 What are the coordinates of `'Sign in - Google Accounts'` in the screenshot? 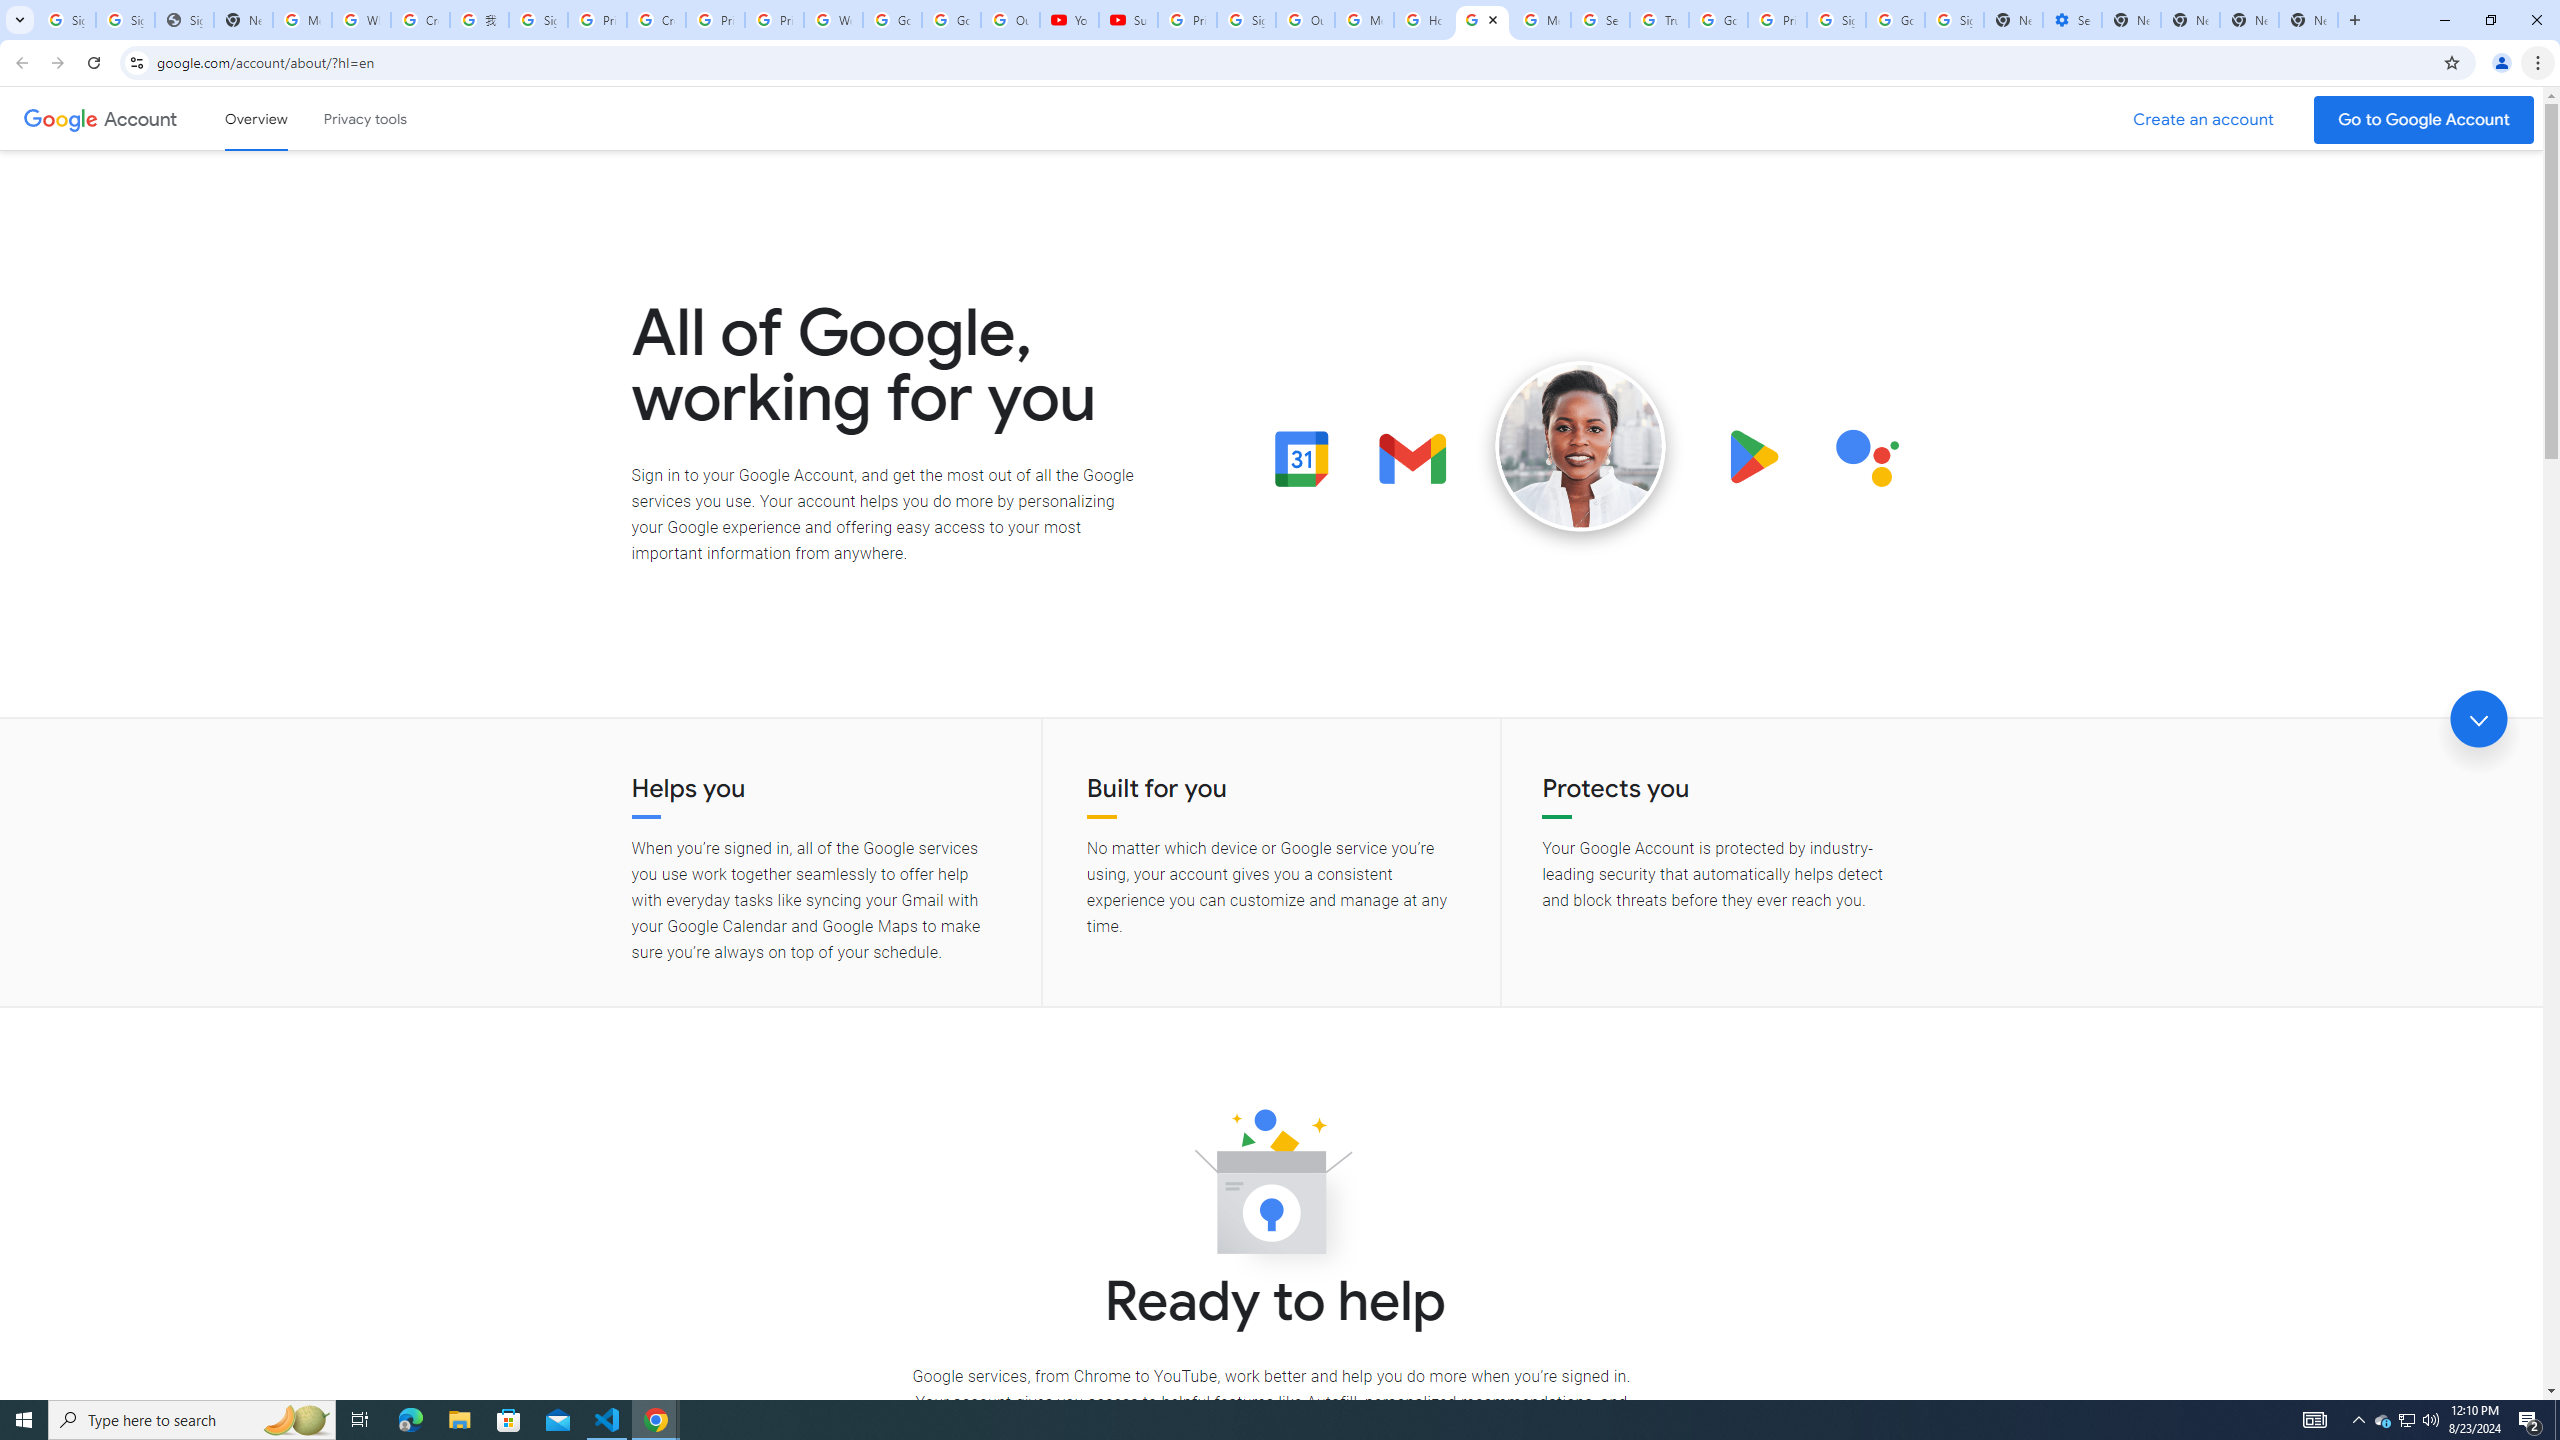 It's located at (125, 19).